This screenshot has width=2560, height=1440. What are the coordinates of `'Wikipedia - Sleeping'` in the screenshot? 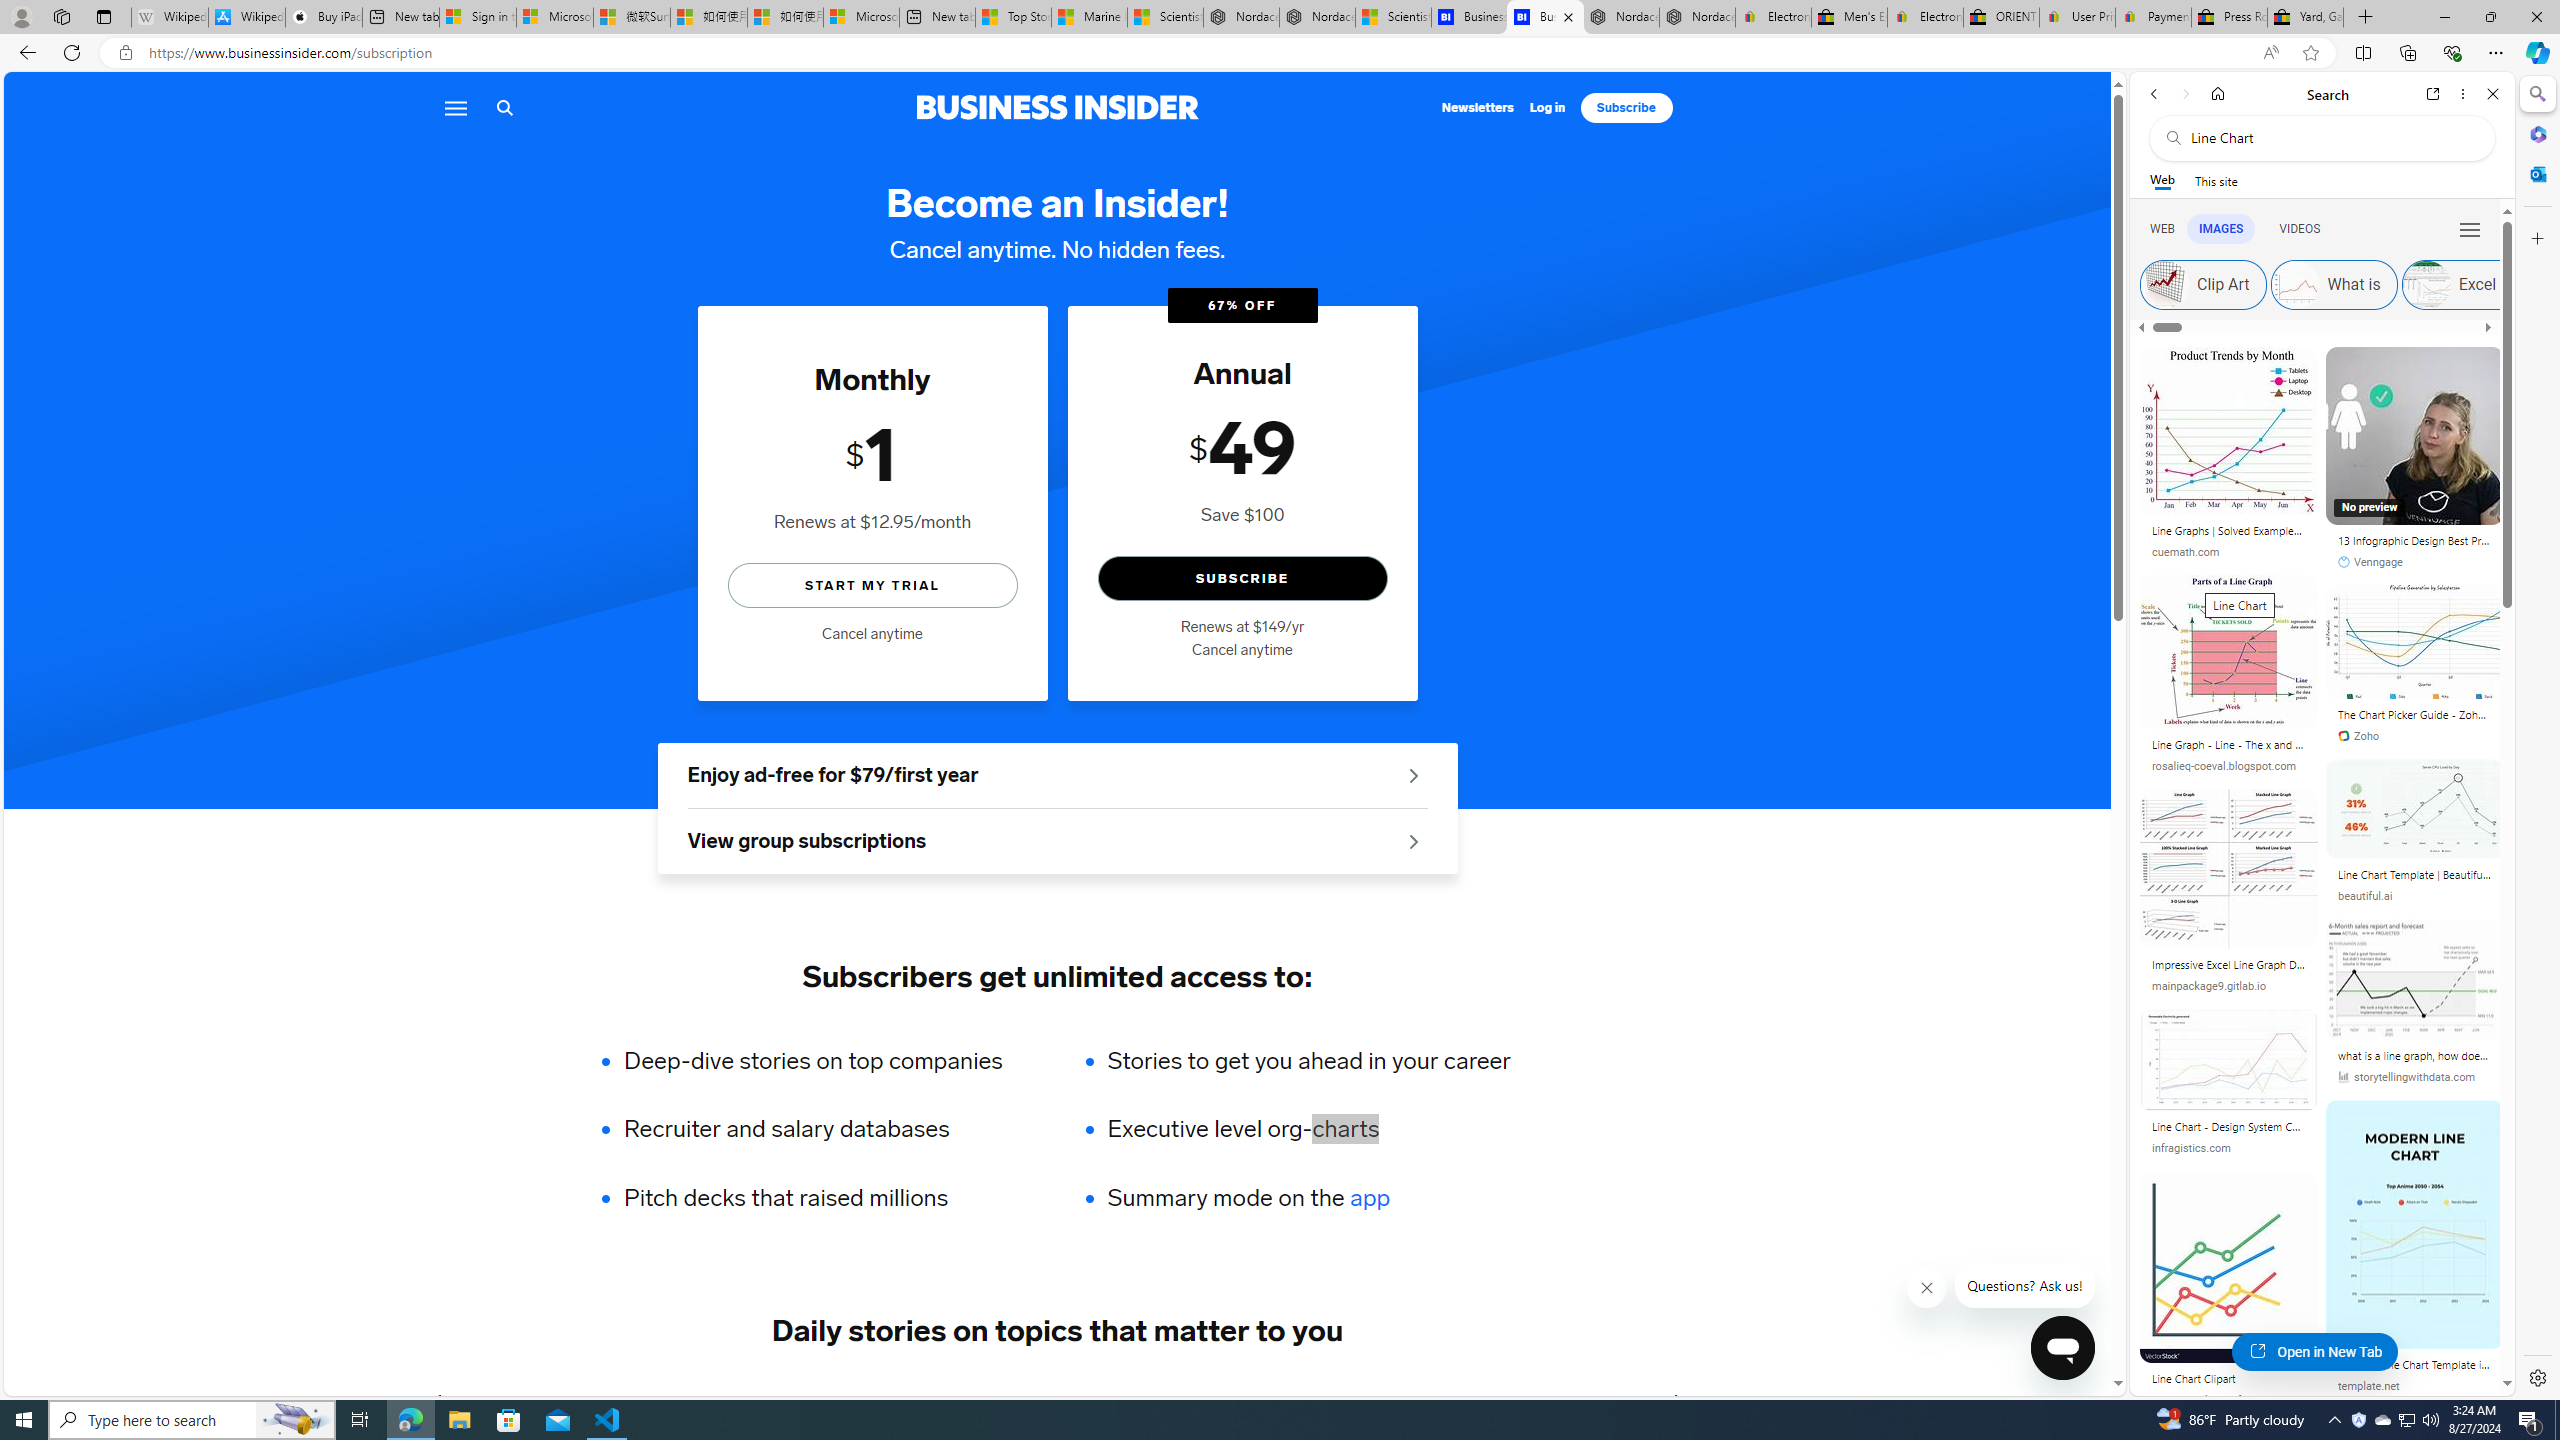 It's located at (170, 16).